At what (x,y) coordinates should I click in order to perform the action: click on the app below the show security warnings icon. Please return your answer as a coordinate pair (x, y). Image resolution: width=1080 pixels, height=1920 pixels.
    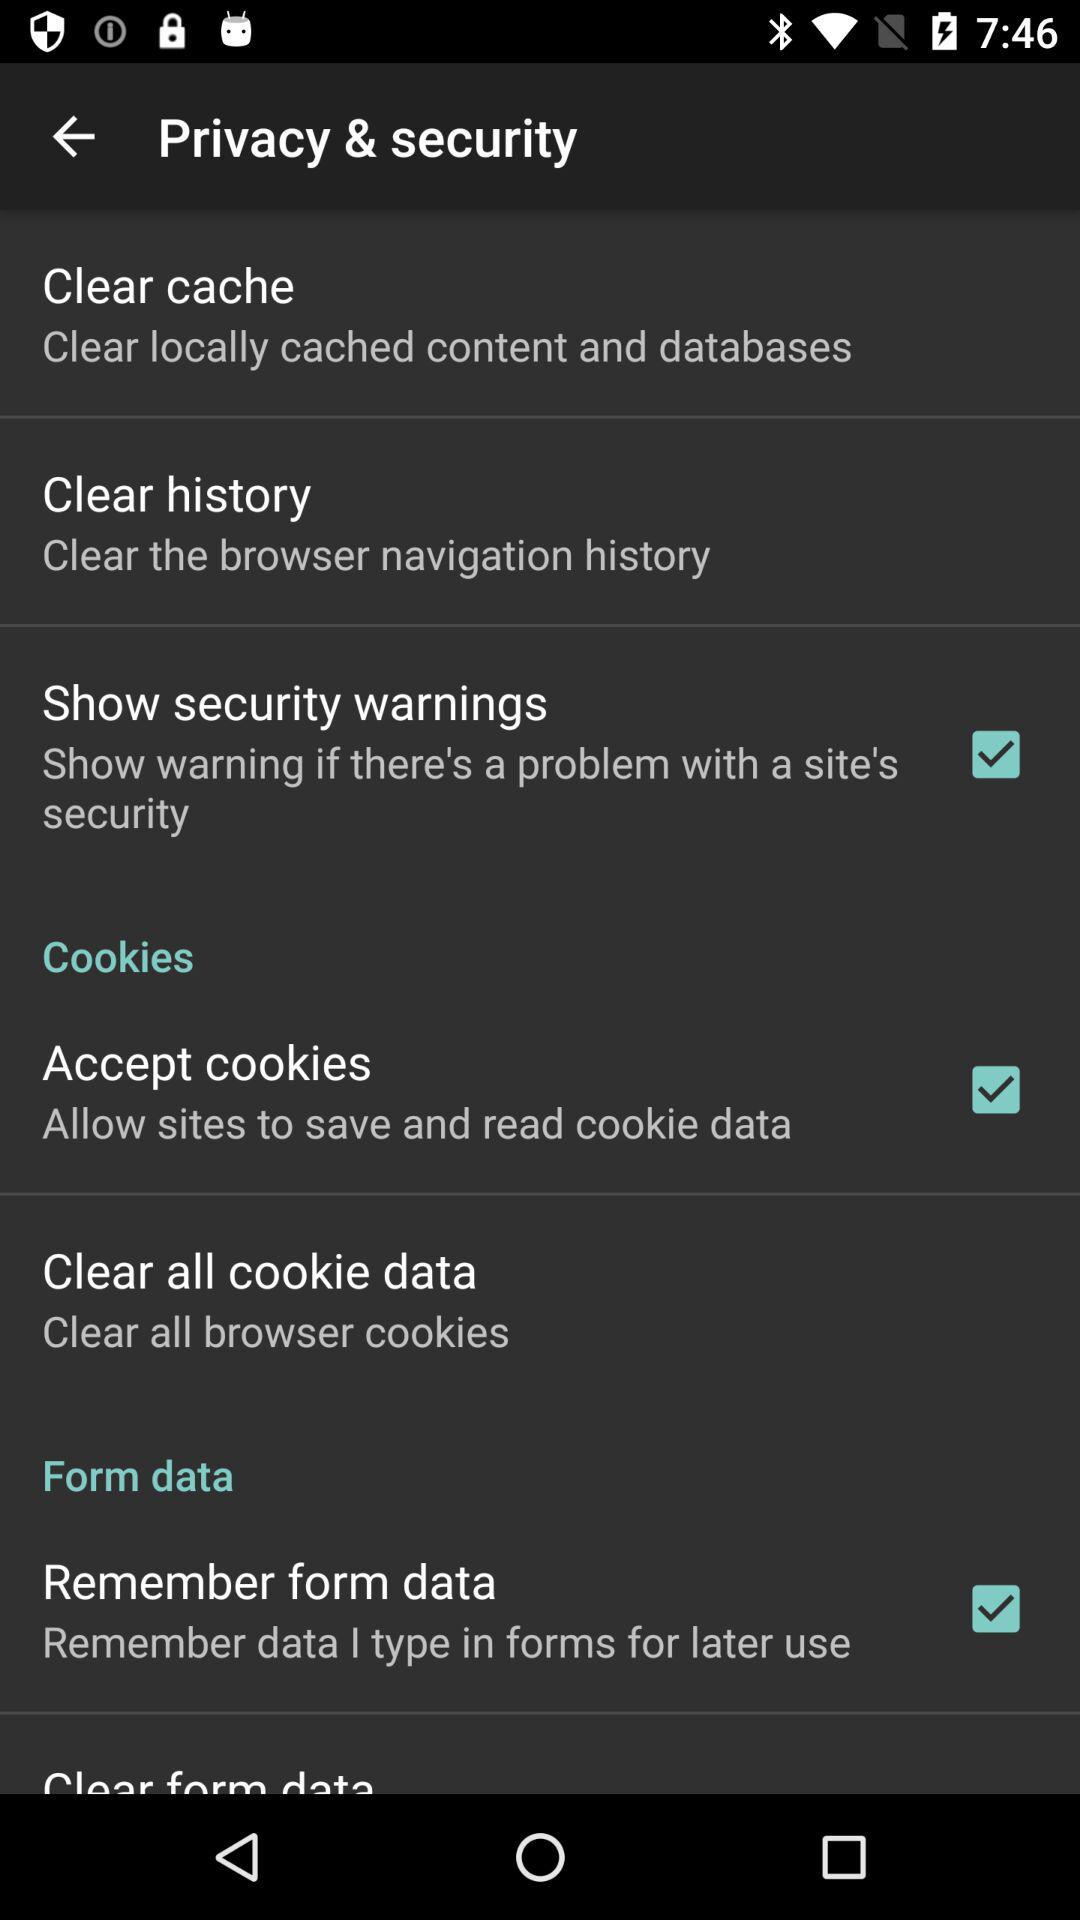
    Looking at the image, I should click on (477, 785).